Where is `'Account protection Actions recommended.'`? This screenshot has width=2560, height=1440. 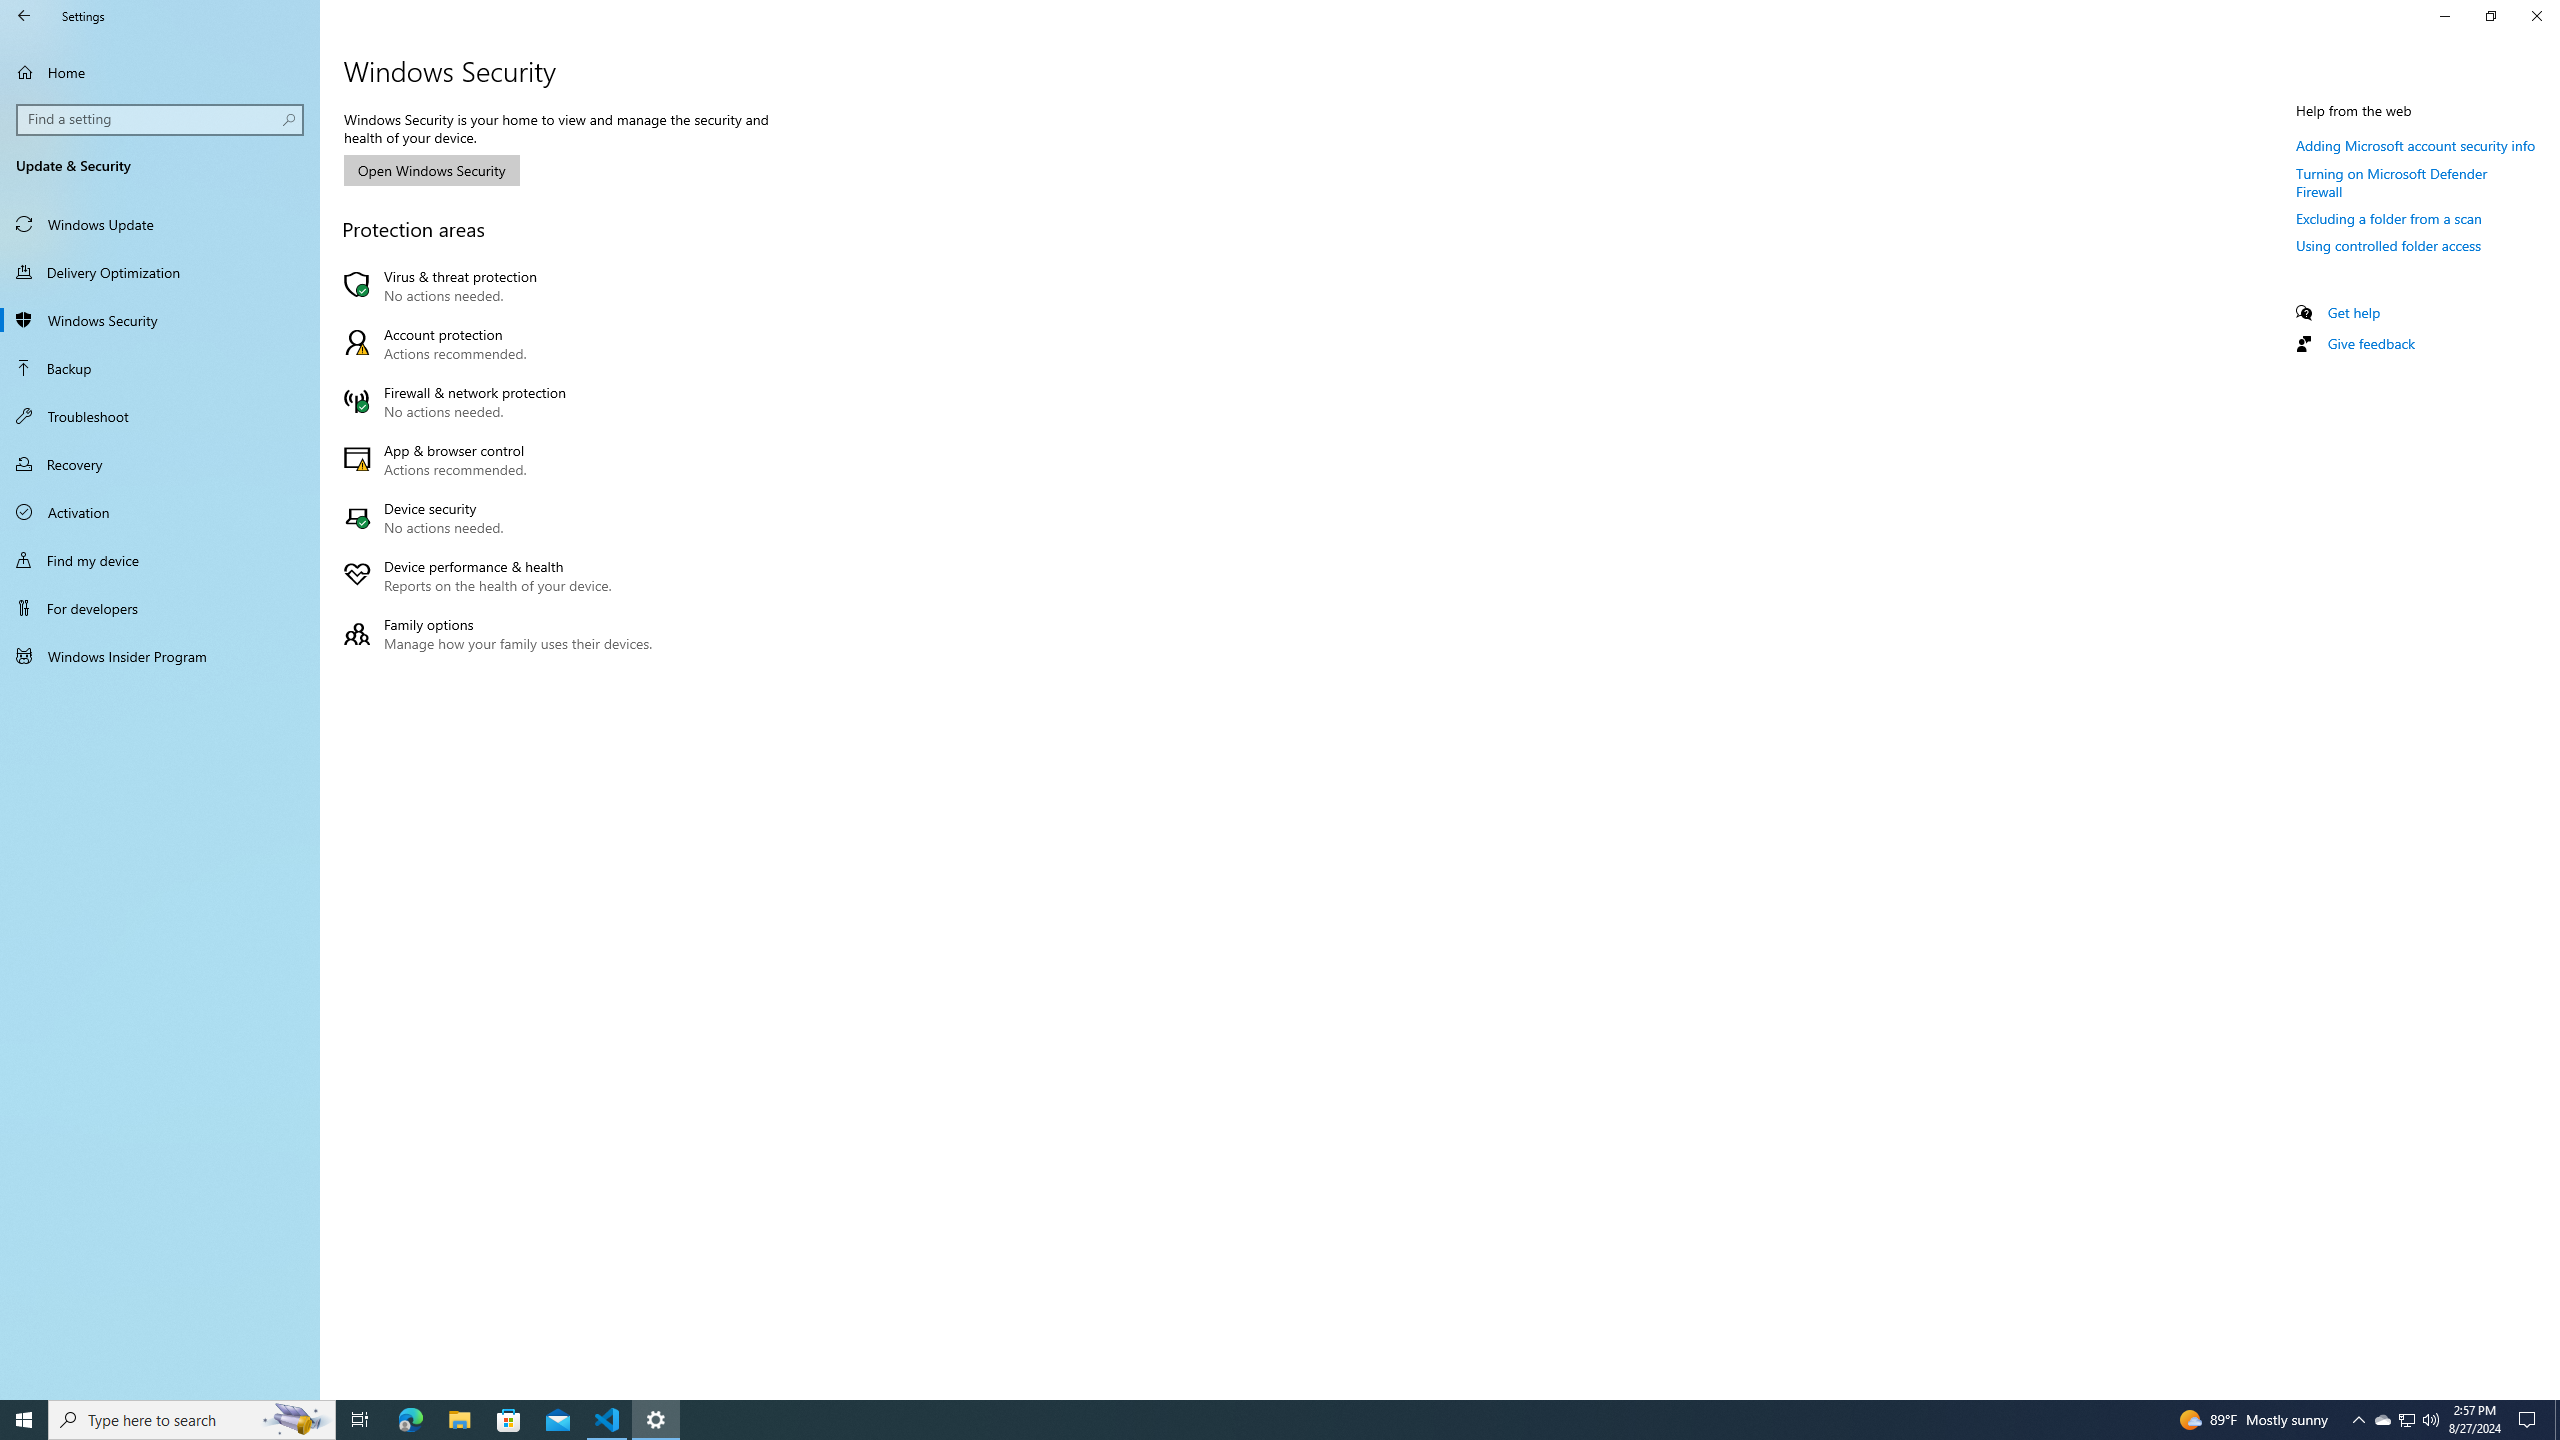 'Account protection Actions recommended.' is located at coordinates (502, 344).